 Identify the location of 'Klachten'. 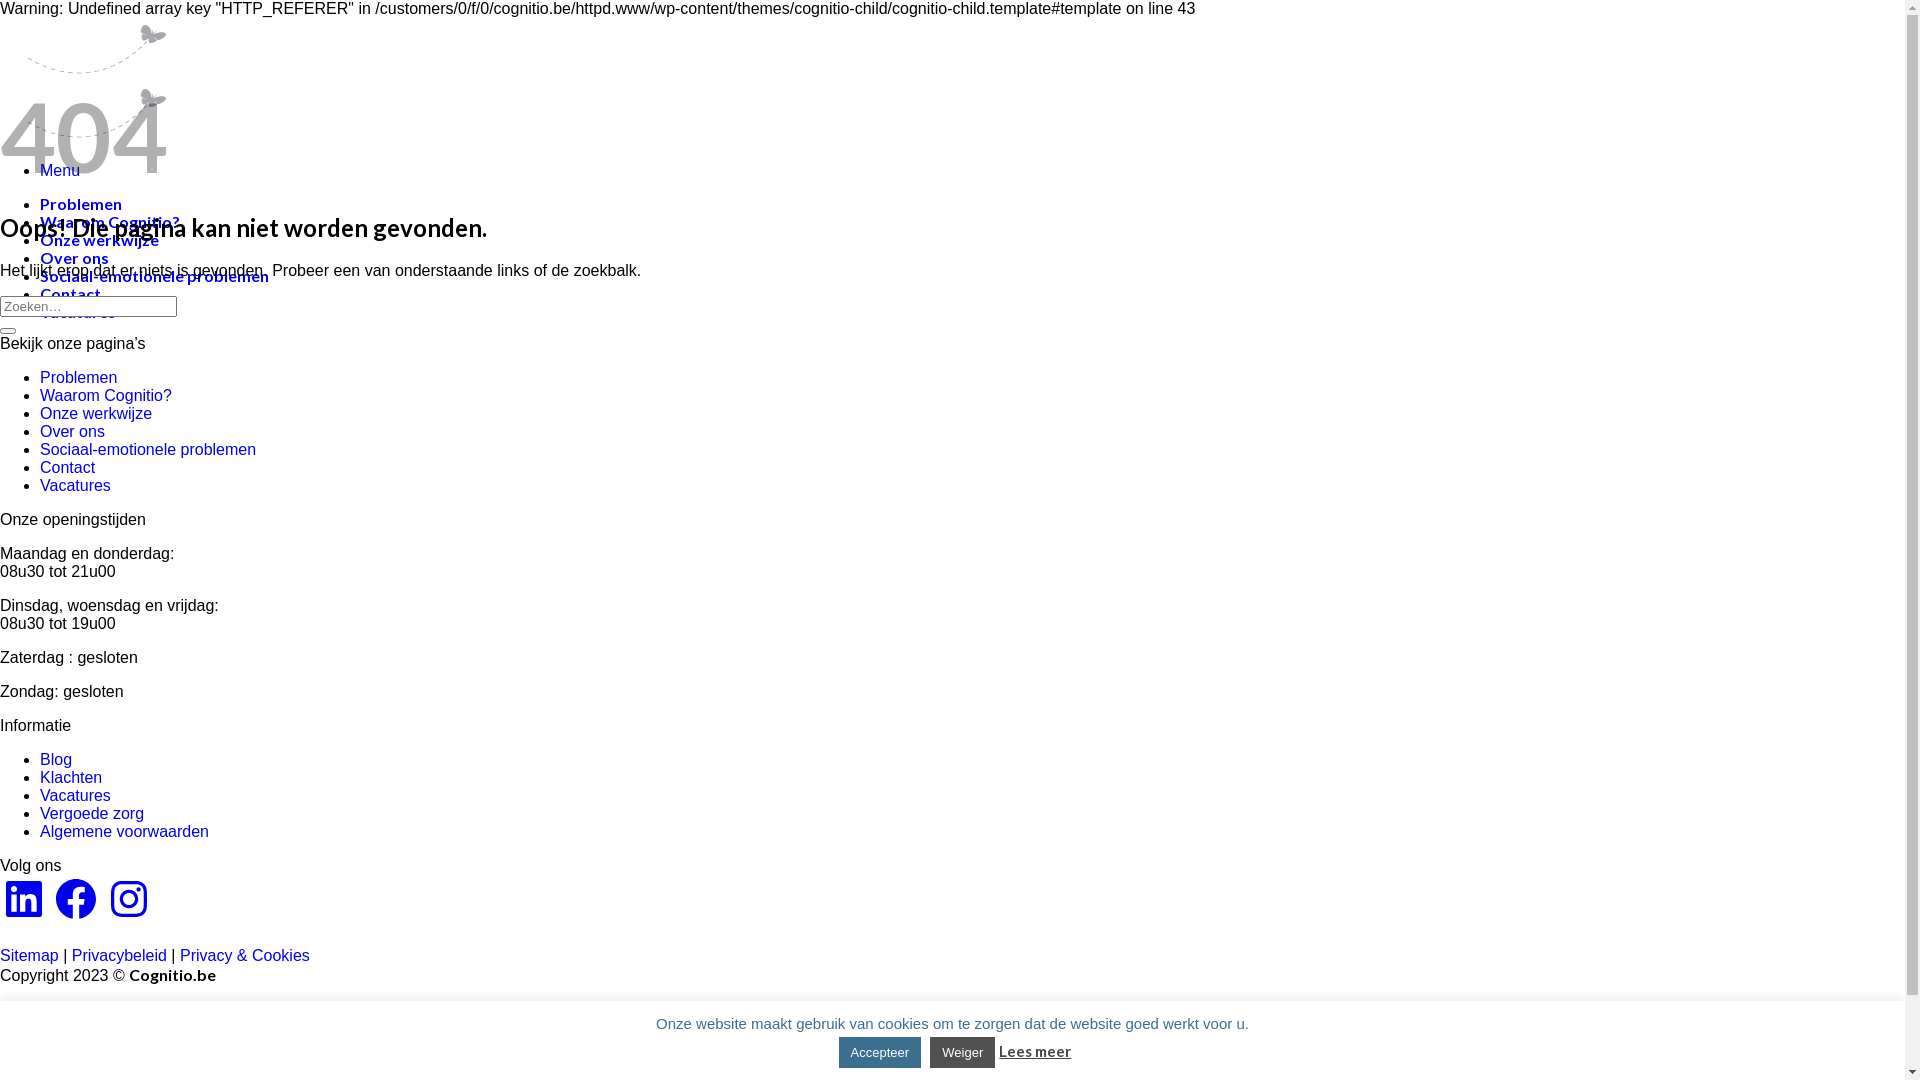
(71, 776).